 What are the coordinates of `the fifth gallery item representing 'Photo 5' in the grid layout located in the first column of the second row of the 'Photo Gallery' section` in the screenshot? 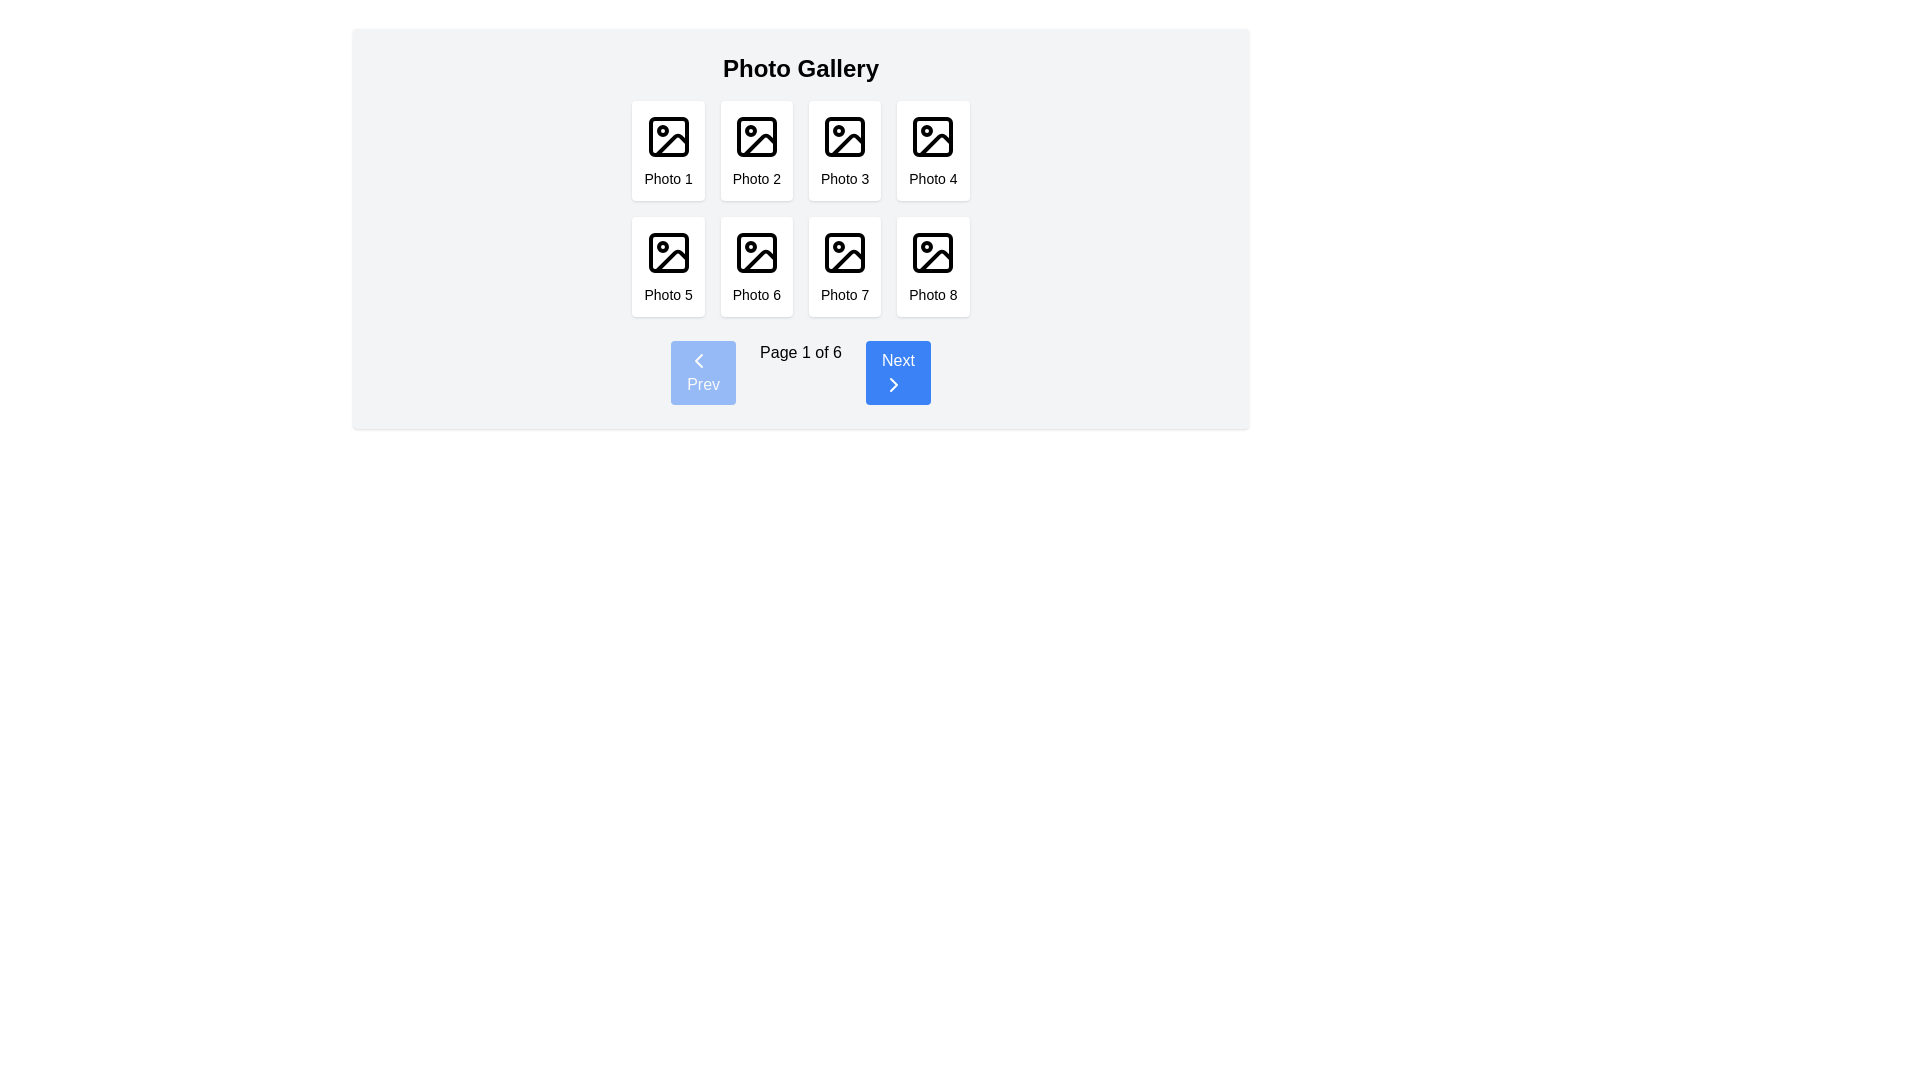 It's located at (668, 265).